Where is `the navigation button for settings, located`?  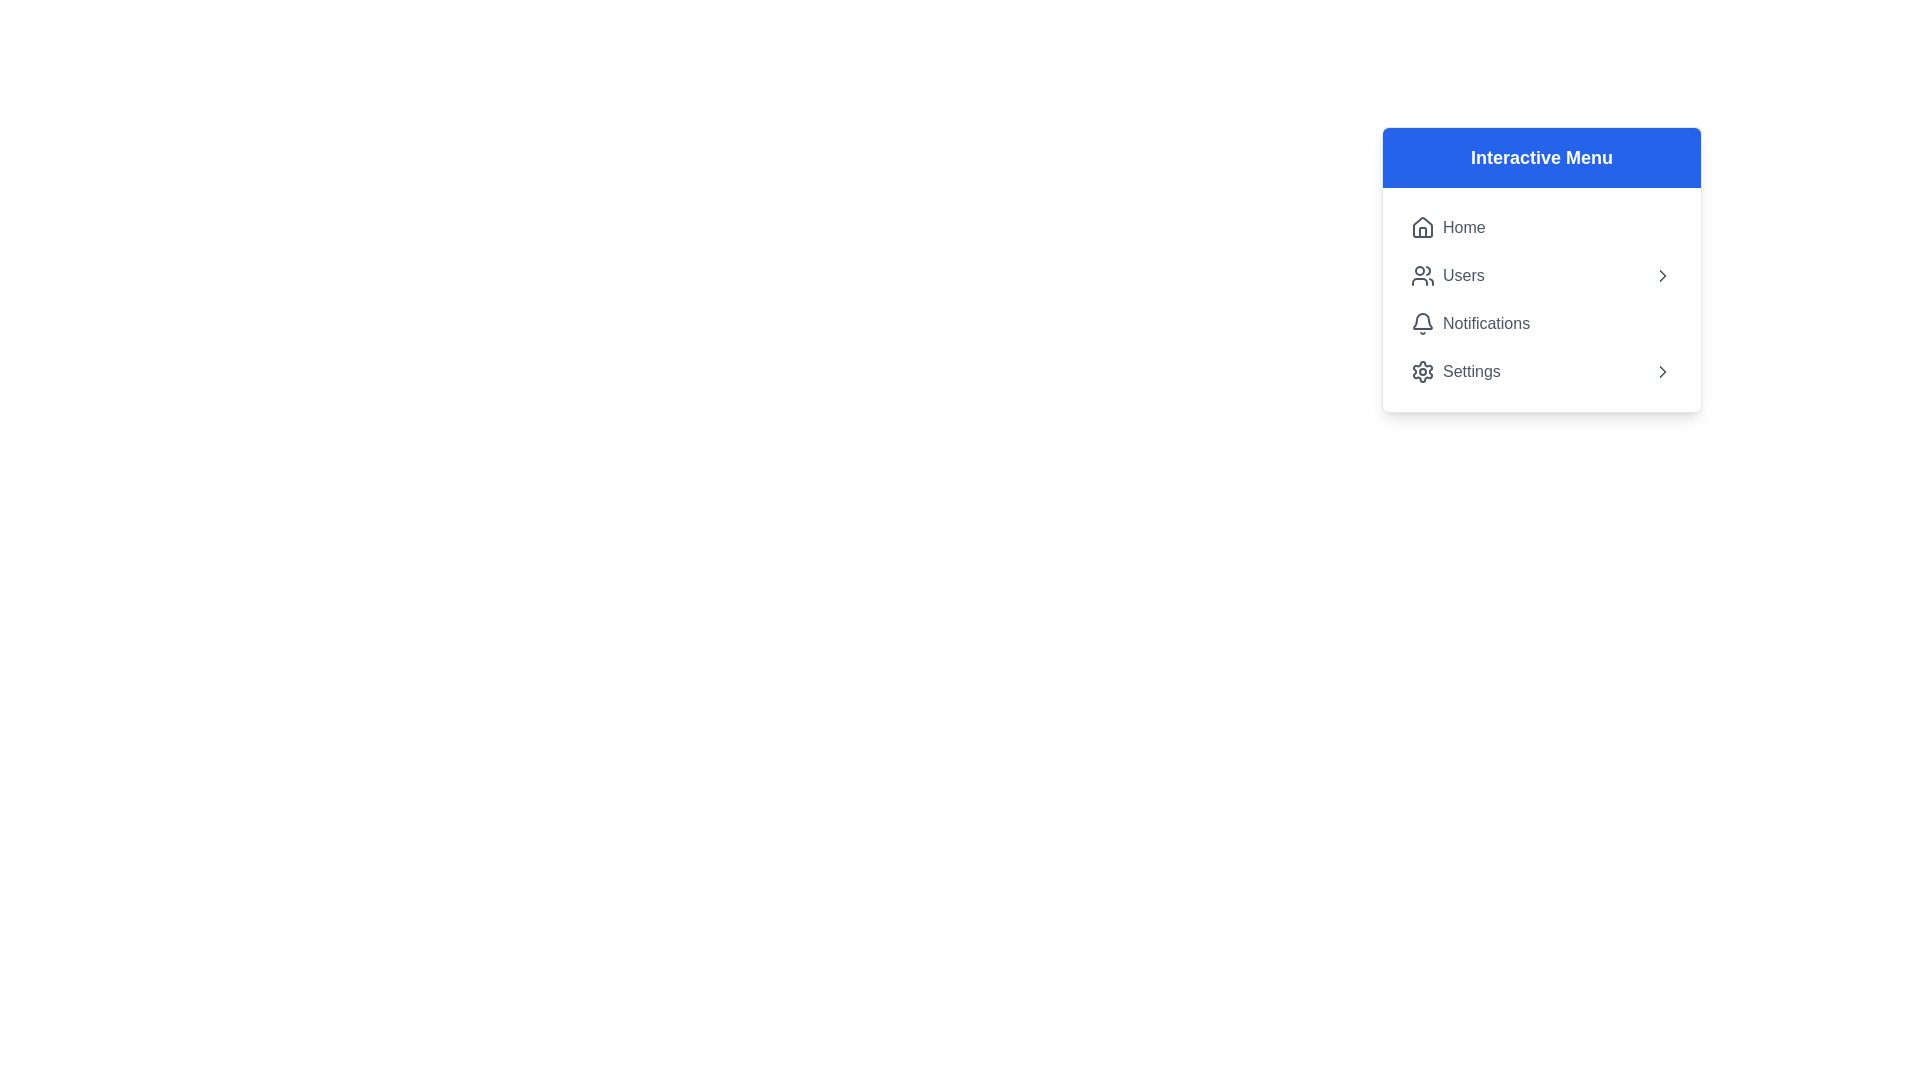 the navigation button for settings, located is located at coordinates (1455, 371).